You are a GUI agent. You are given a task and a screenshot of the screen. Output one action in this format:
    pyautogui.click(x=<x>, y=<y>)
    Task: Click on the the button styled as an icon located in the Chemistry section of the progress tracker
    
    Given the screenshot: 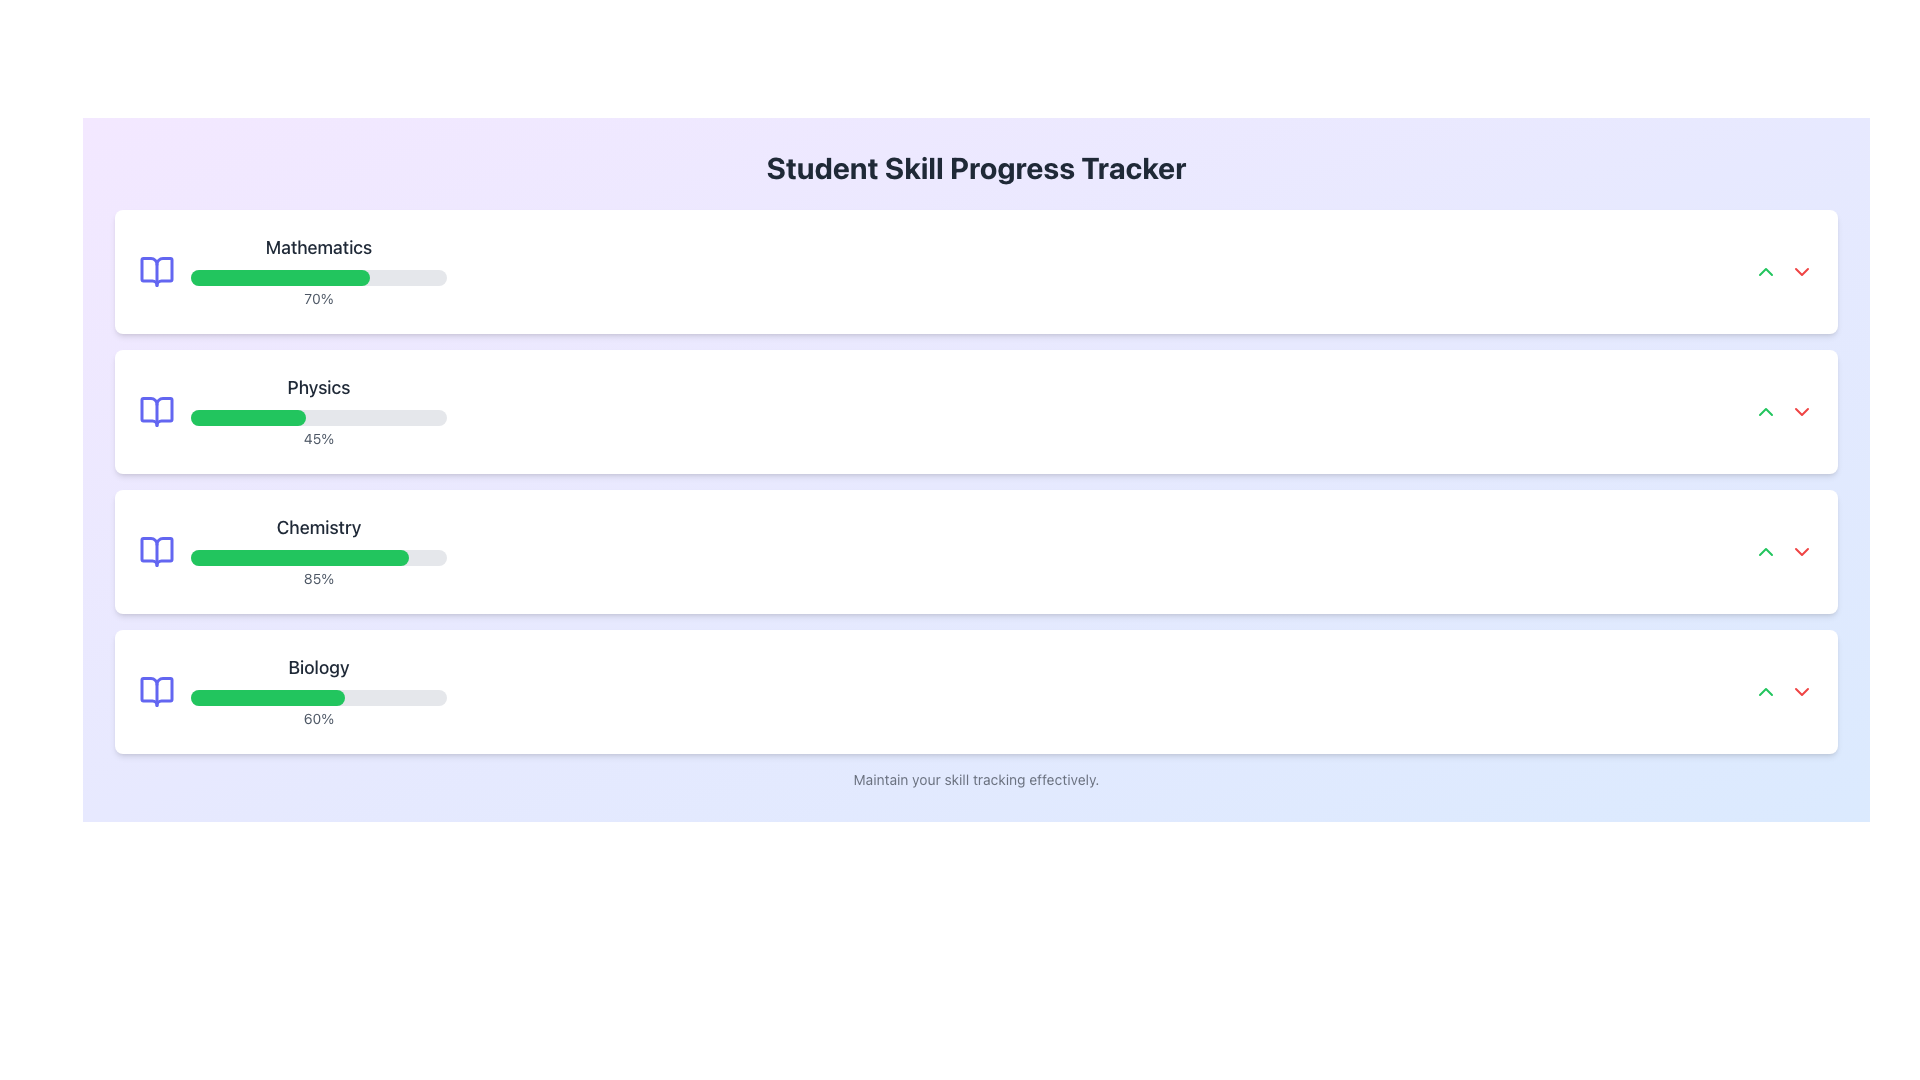 What is the action you would take?
    pyautogui.click(x=1766, y=551)
    